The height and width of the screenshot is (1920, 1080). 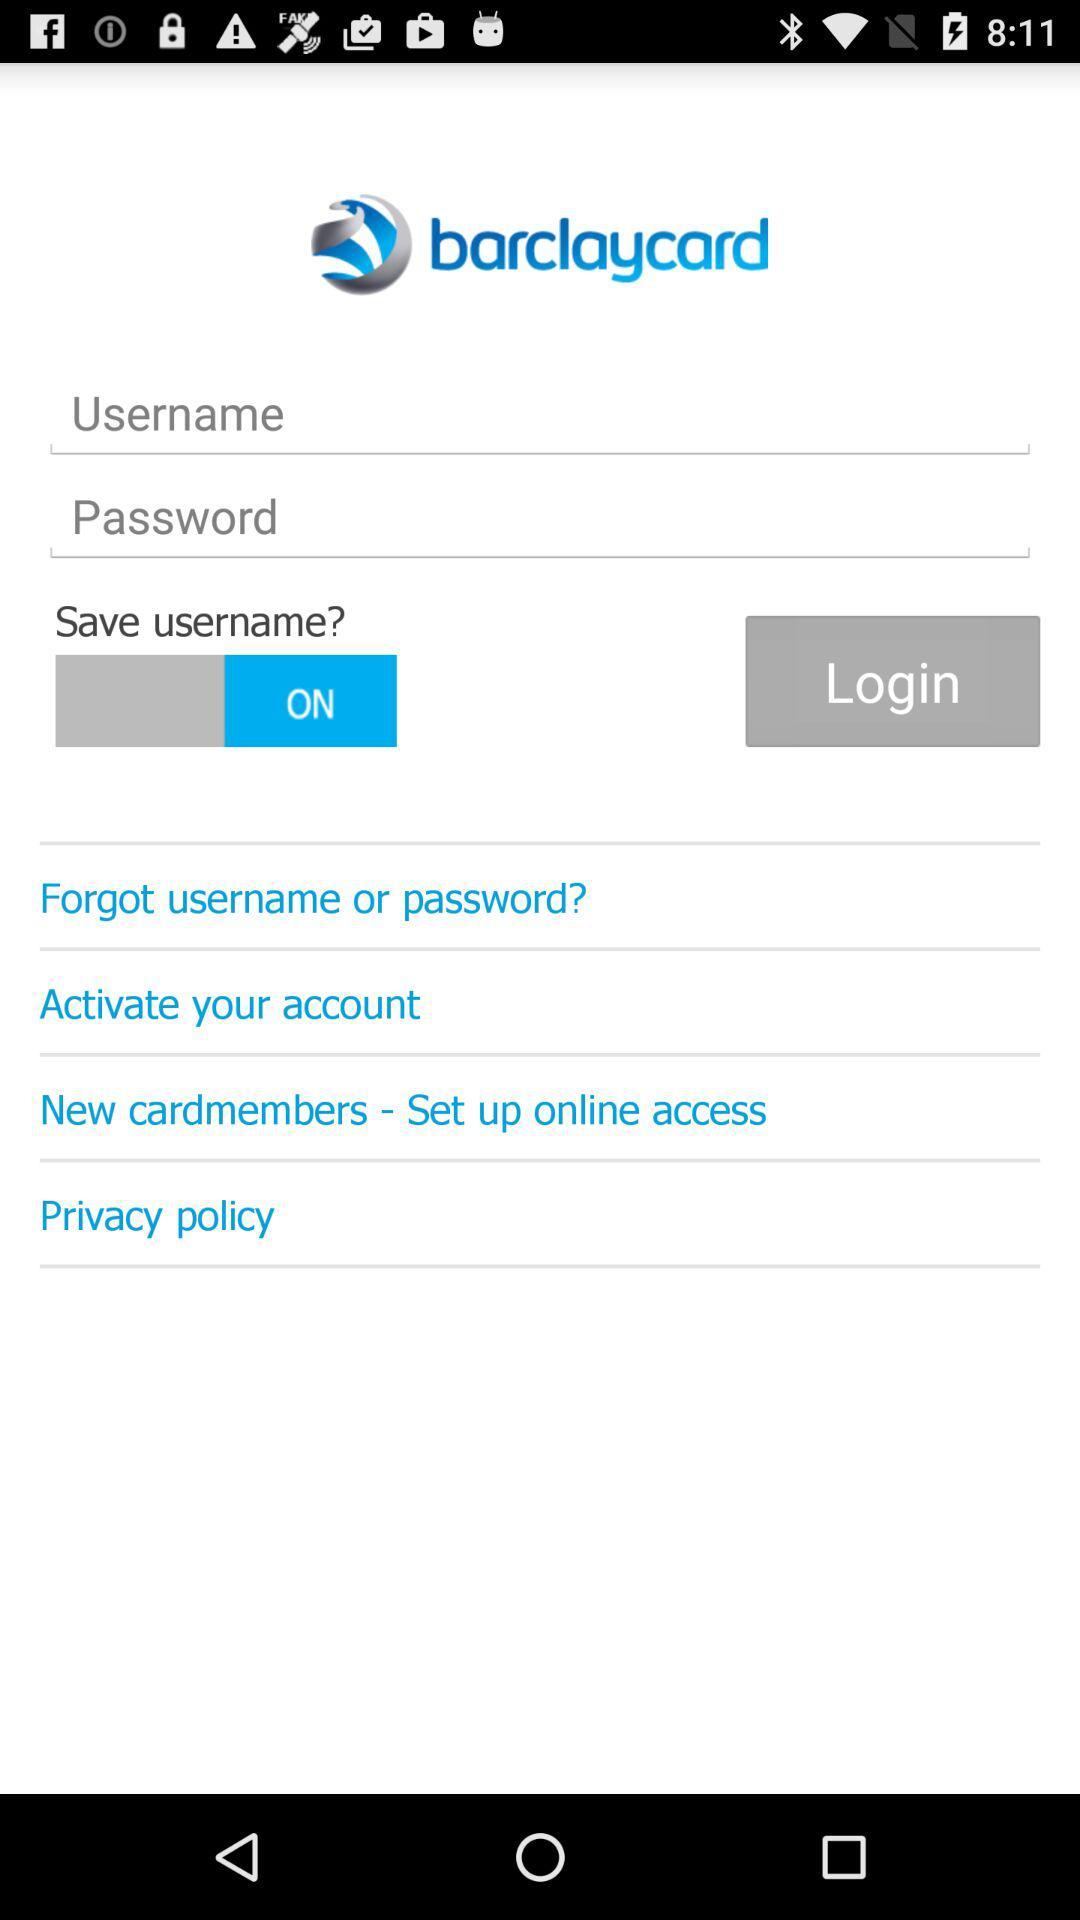 What do you see at coordinates (540, 1212) in the screenshot?
I see `the privacy policy icon` at bounding box center [540, 1212].